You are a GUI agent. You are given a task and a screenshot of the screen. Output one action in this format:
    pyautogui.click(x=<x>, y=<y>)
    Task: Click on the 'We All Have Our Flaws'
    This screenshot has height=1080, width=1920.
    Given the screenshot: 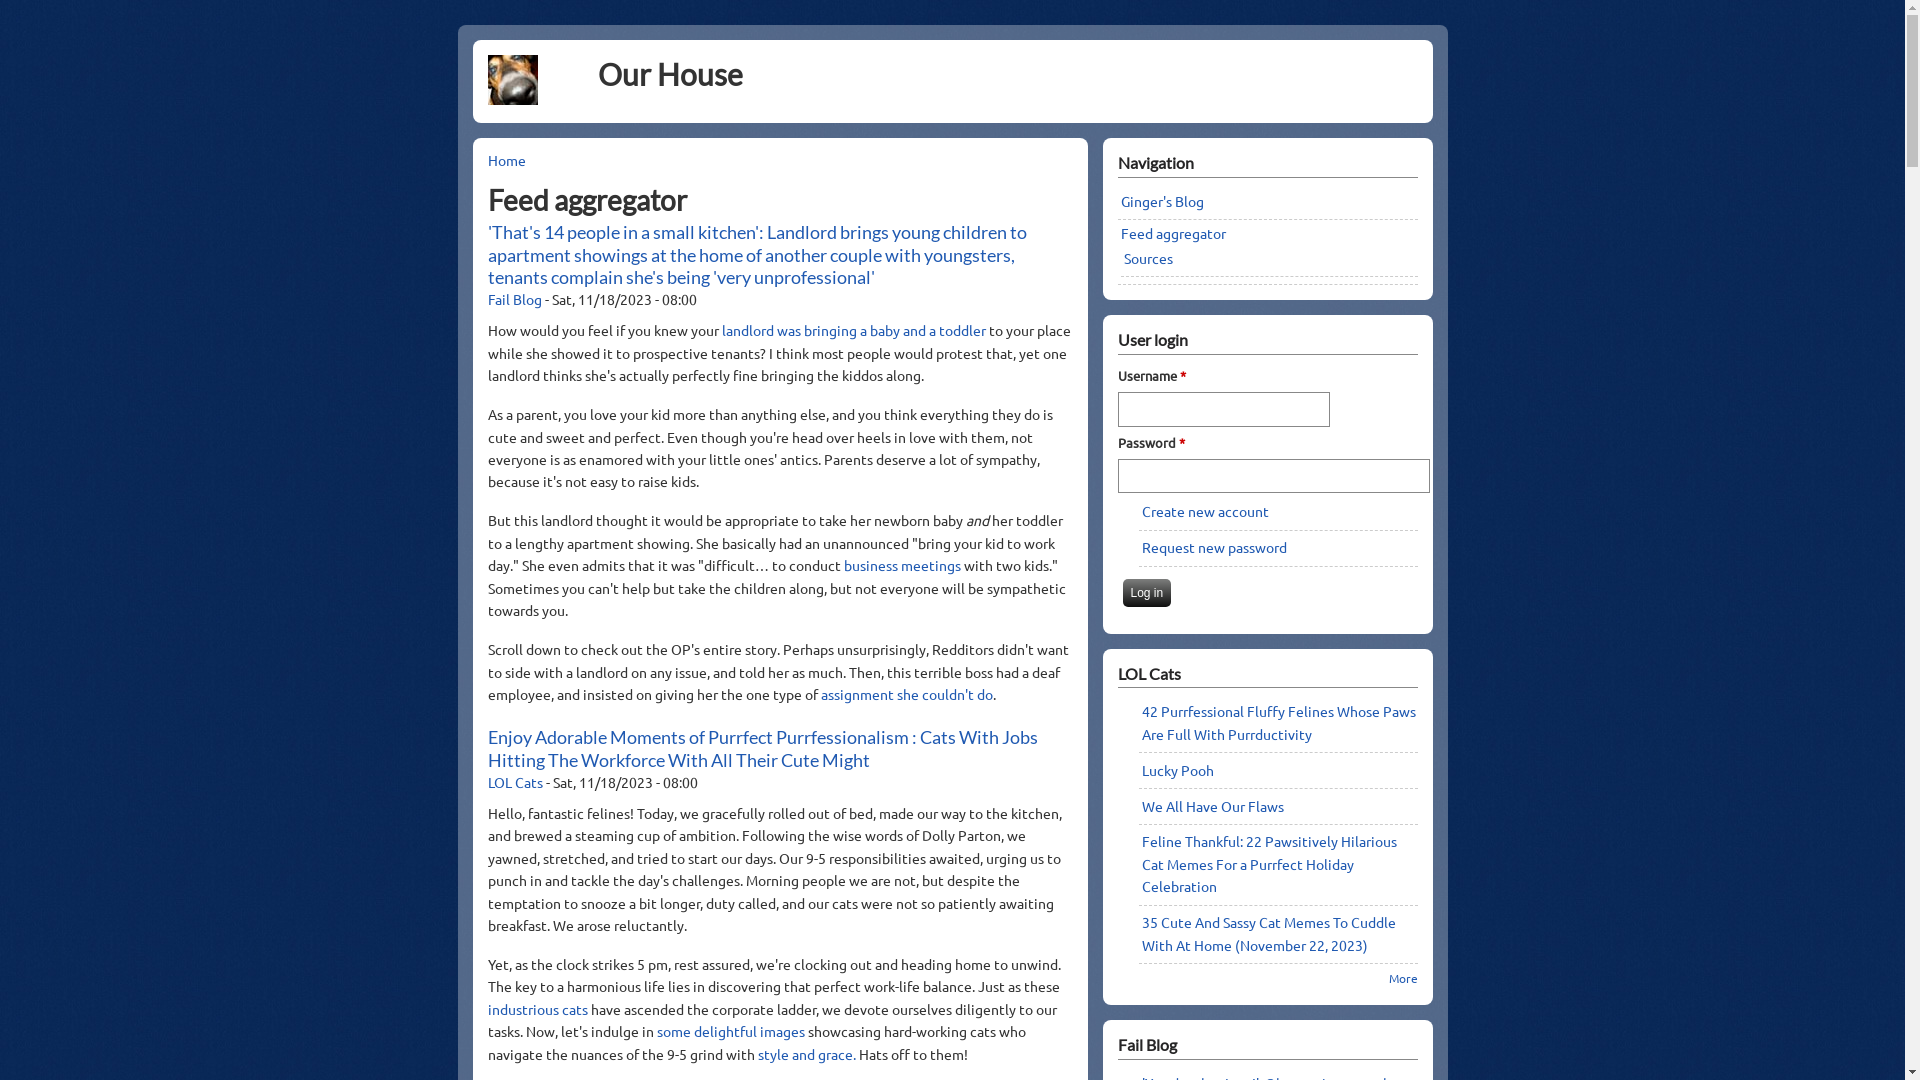 What is the action you would take?
    pyautogui.click(x=1212, y=805)
    